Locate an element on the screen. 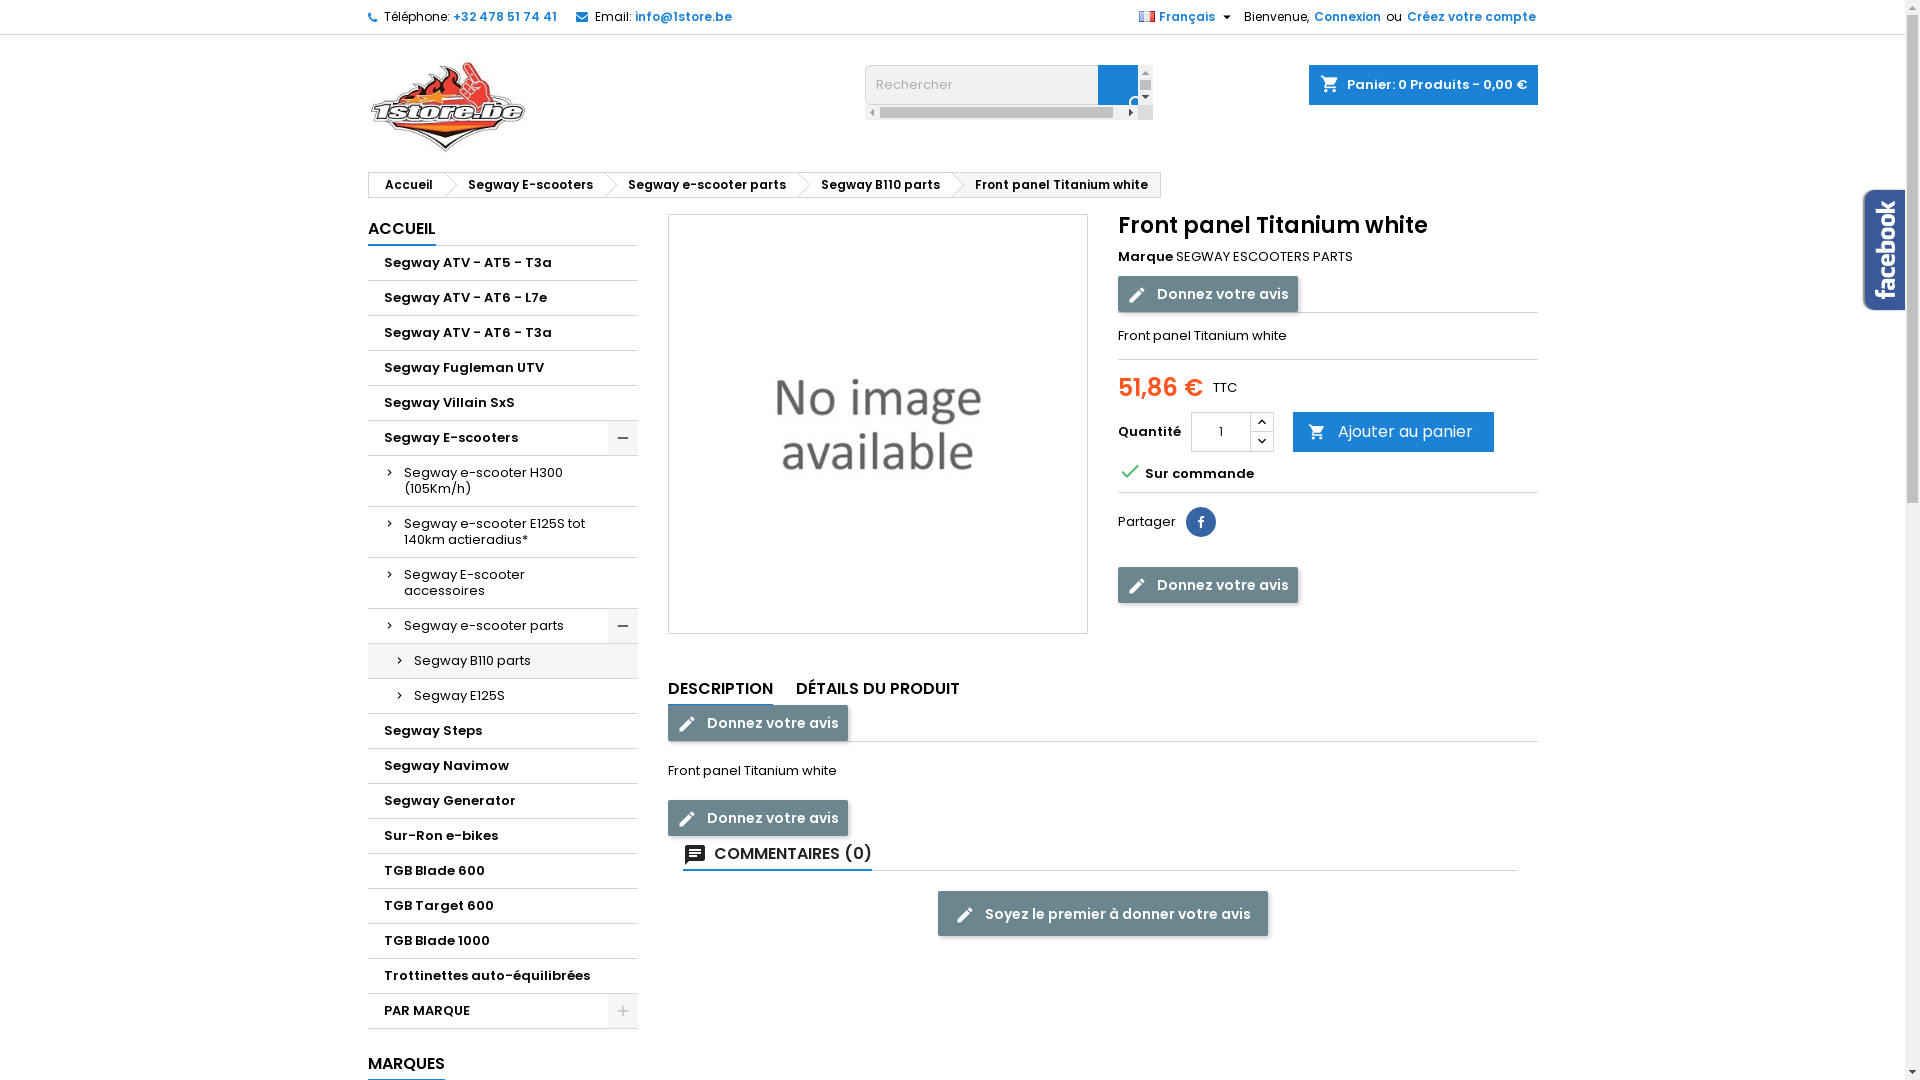 The height and width of the screenshot is (1080, 1920). 'Segway e-scooter H300 (105Km/h)' is located at coordinates (503, 481).